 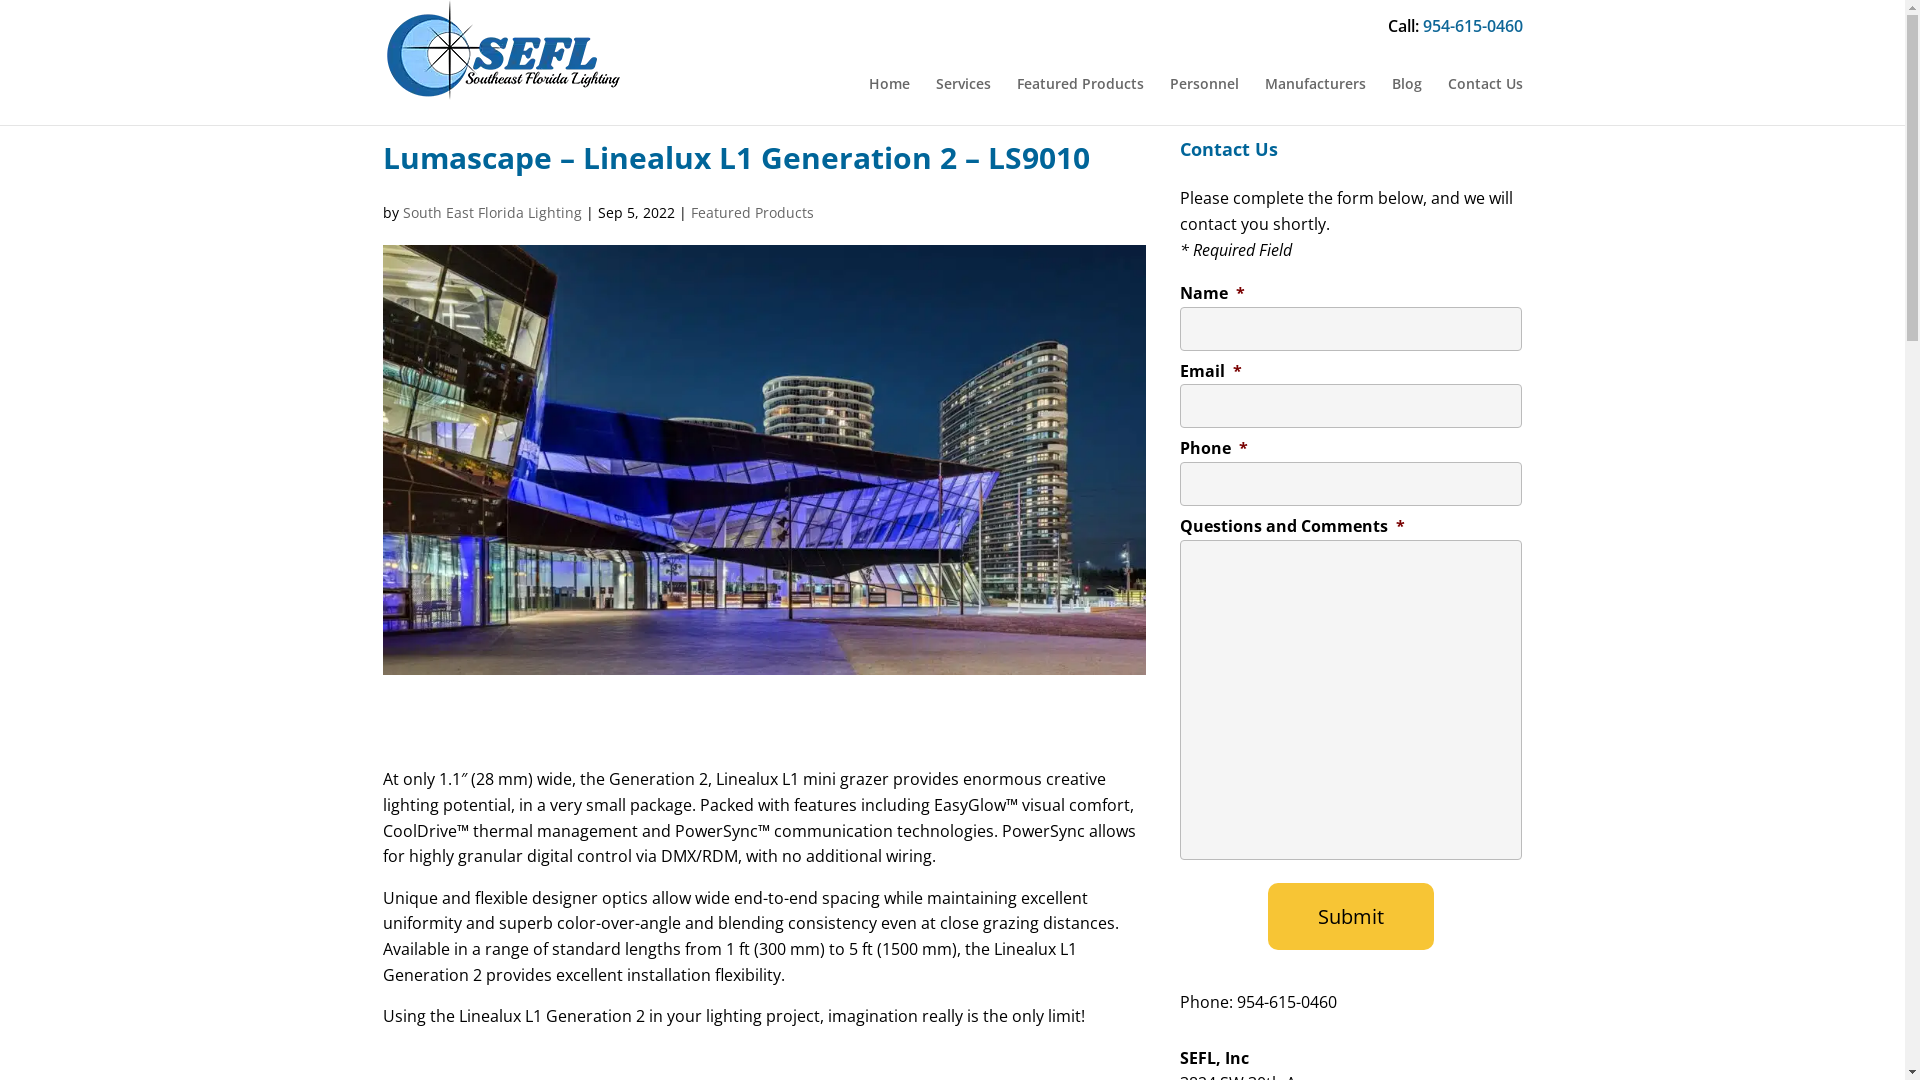 I want to click on 'South East Florida Lighting', so click(x=491, y=212).